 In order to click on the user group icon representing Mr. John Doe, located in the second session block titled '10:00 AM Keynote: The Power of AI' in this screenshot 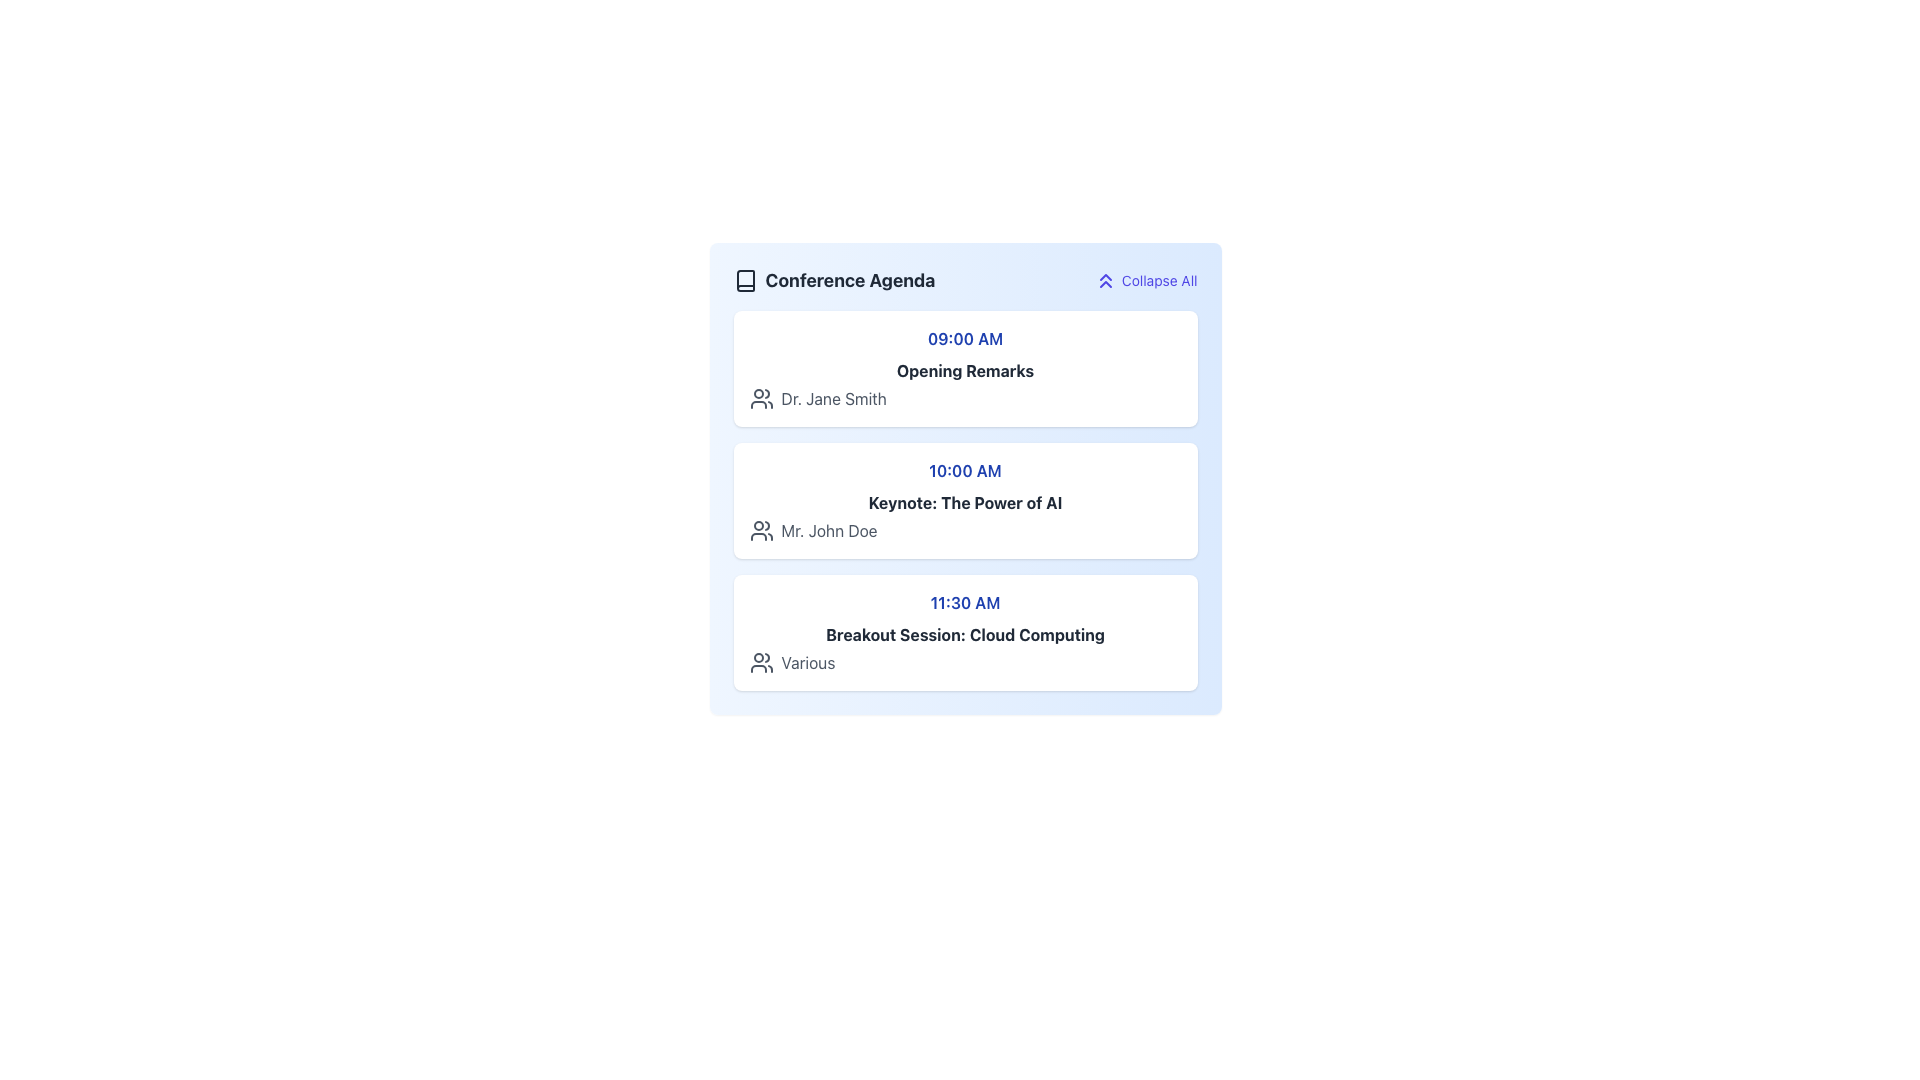, I will do `click(760, 530)`.